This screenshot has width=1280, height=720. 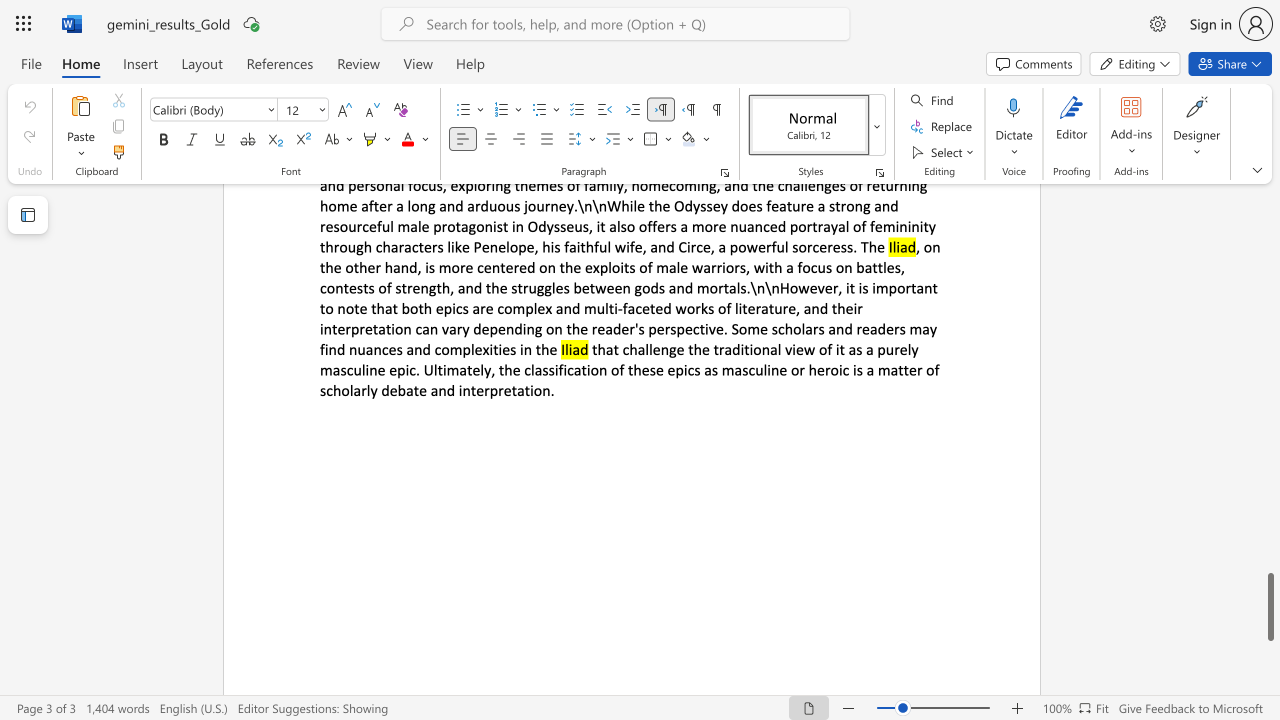 What do you see at coordinates (1269, 338) in the screenshot?
I see `the scrollbar to move the content higher` at bounding box center [1269, 338].